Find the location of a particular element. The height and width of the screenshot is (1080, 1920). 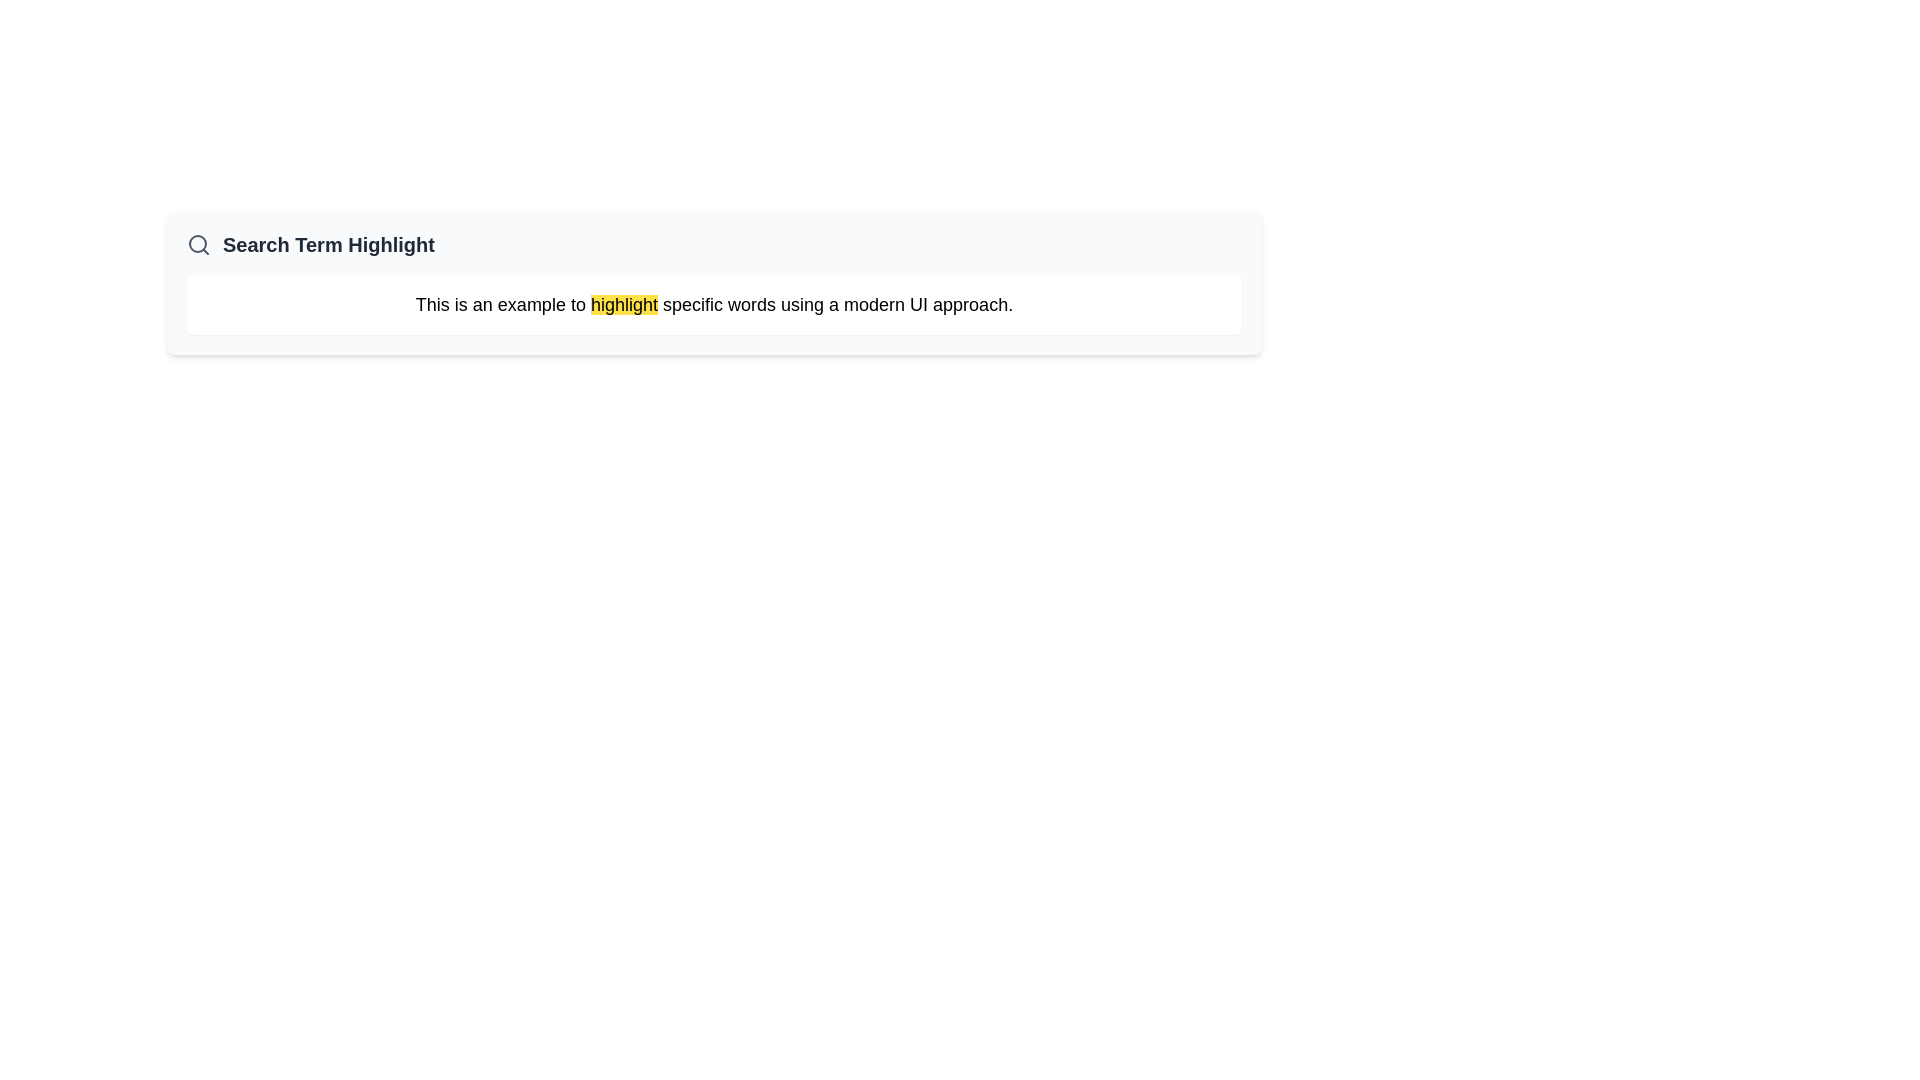

the text 'highlight' is located at coordinates (623, 304).